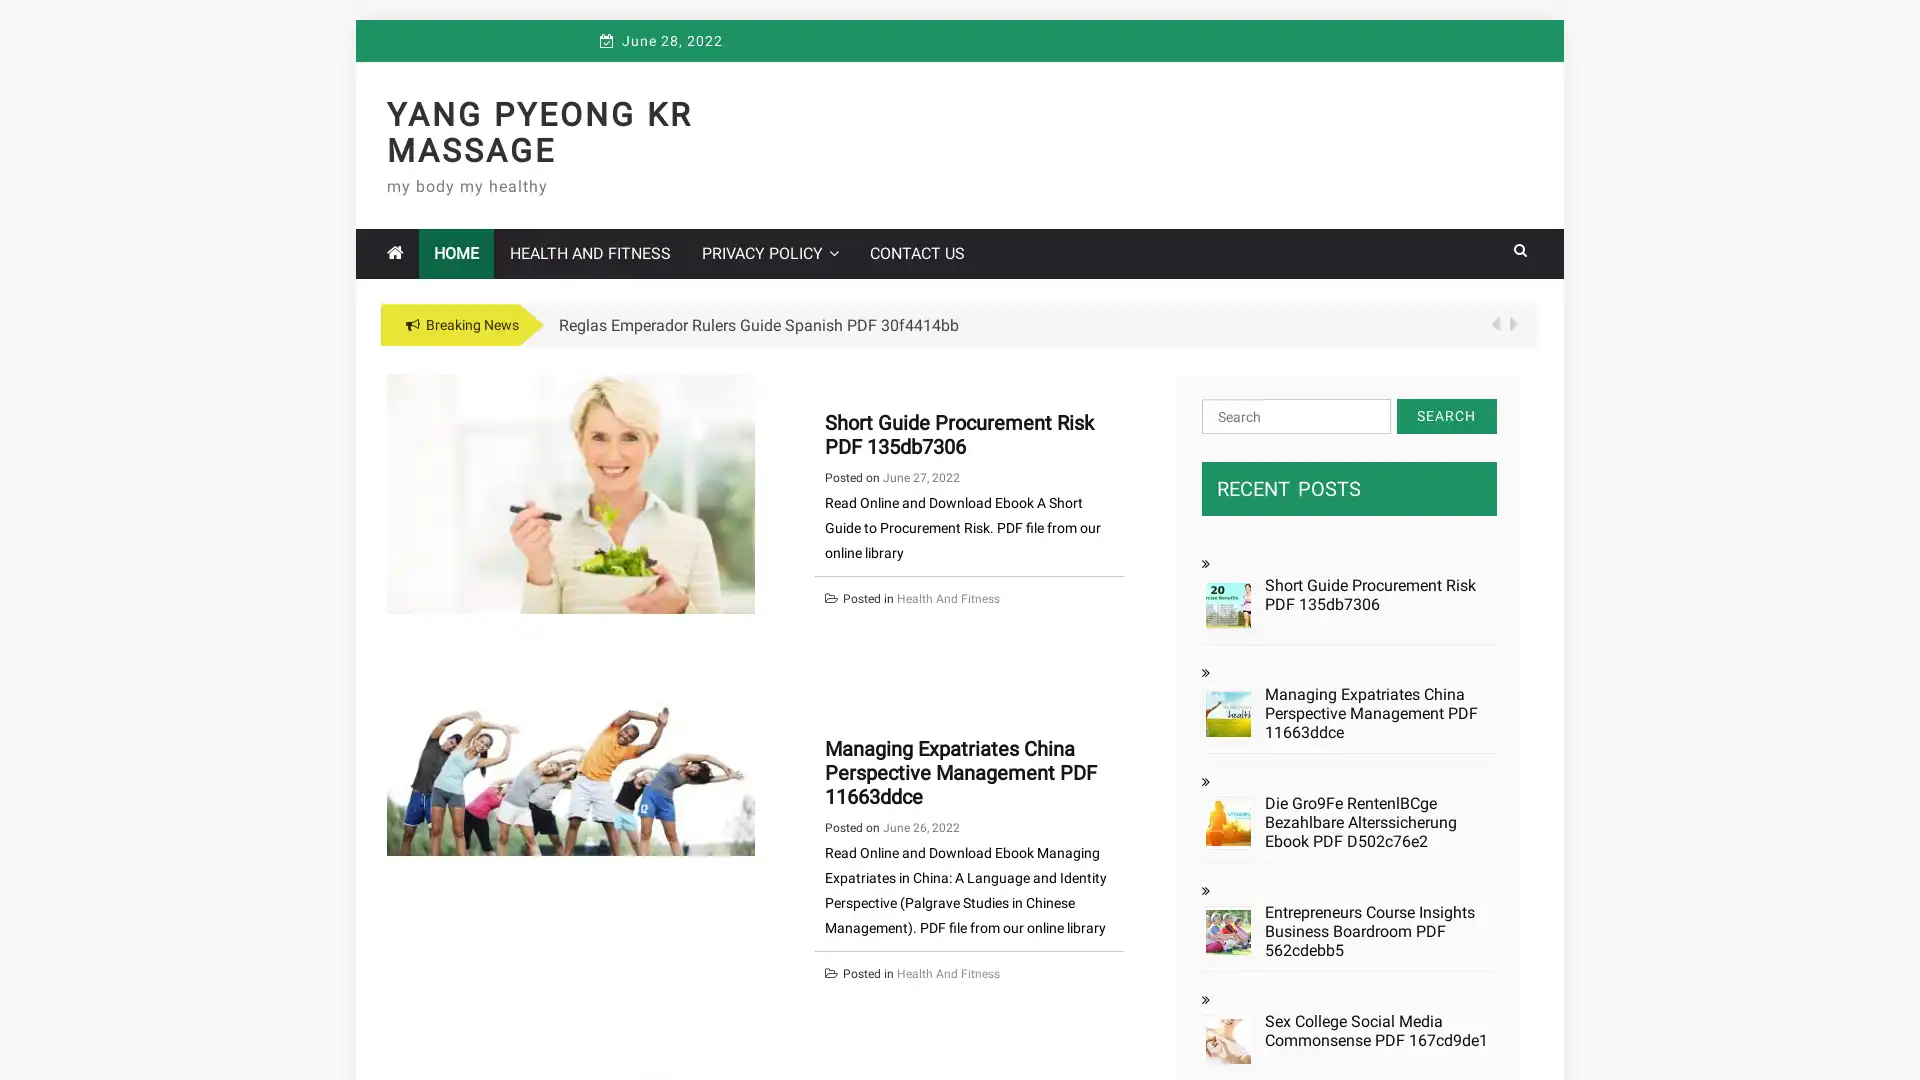 The height and width of the screenshot is (1080, 1920). What do you see at coordinates (1445, 415) in the screenshot?
I see `Search` at bounding box center [1445, 415].